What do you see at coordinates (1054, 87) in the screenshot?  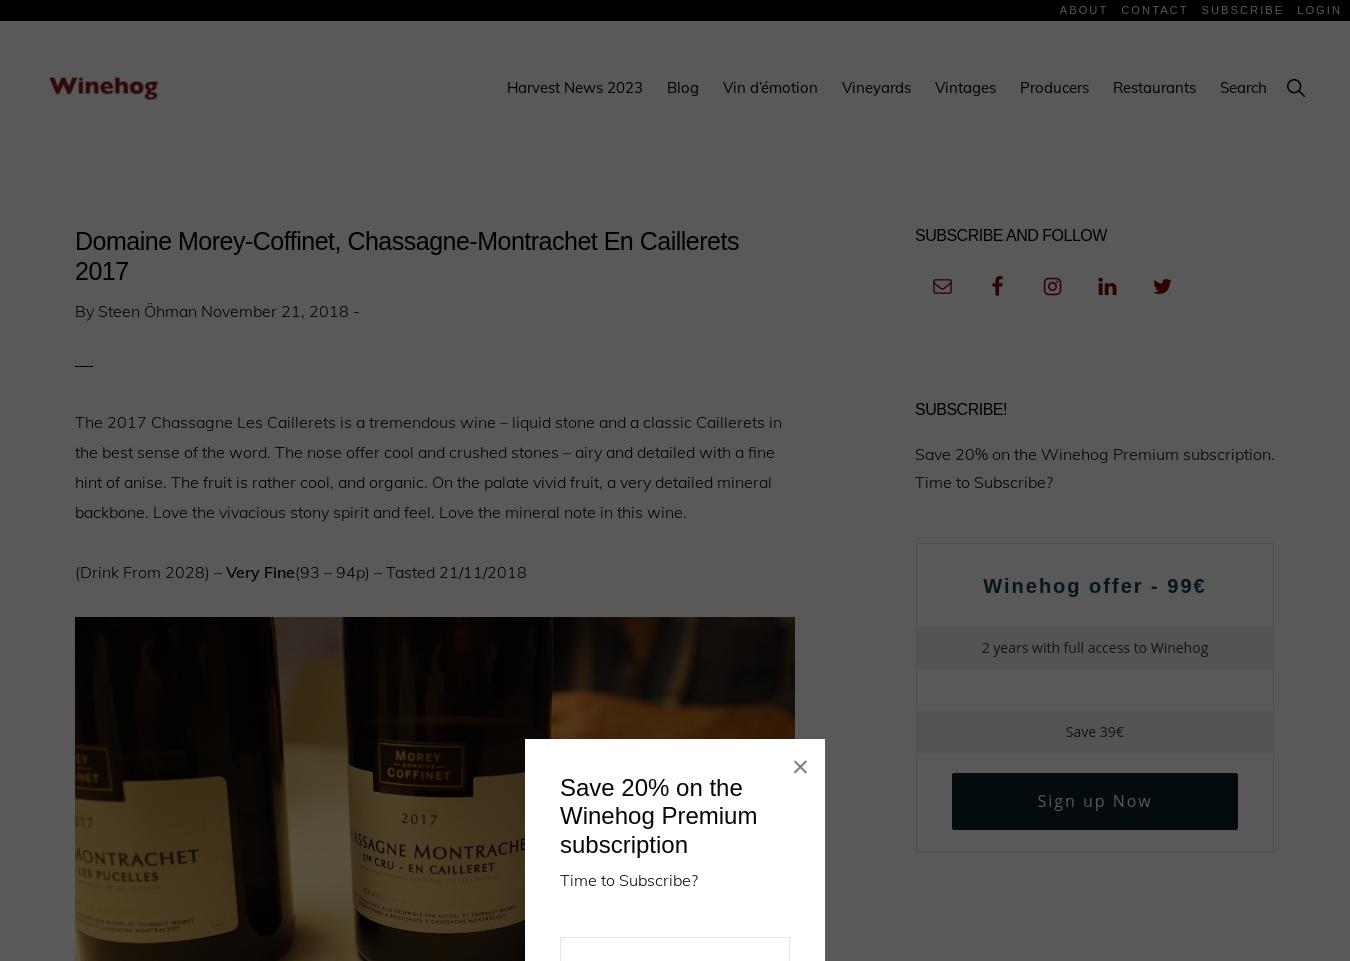 I see `'Producers'` at bounding box center [1054, 87].